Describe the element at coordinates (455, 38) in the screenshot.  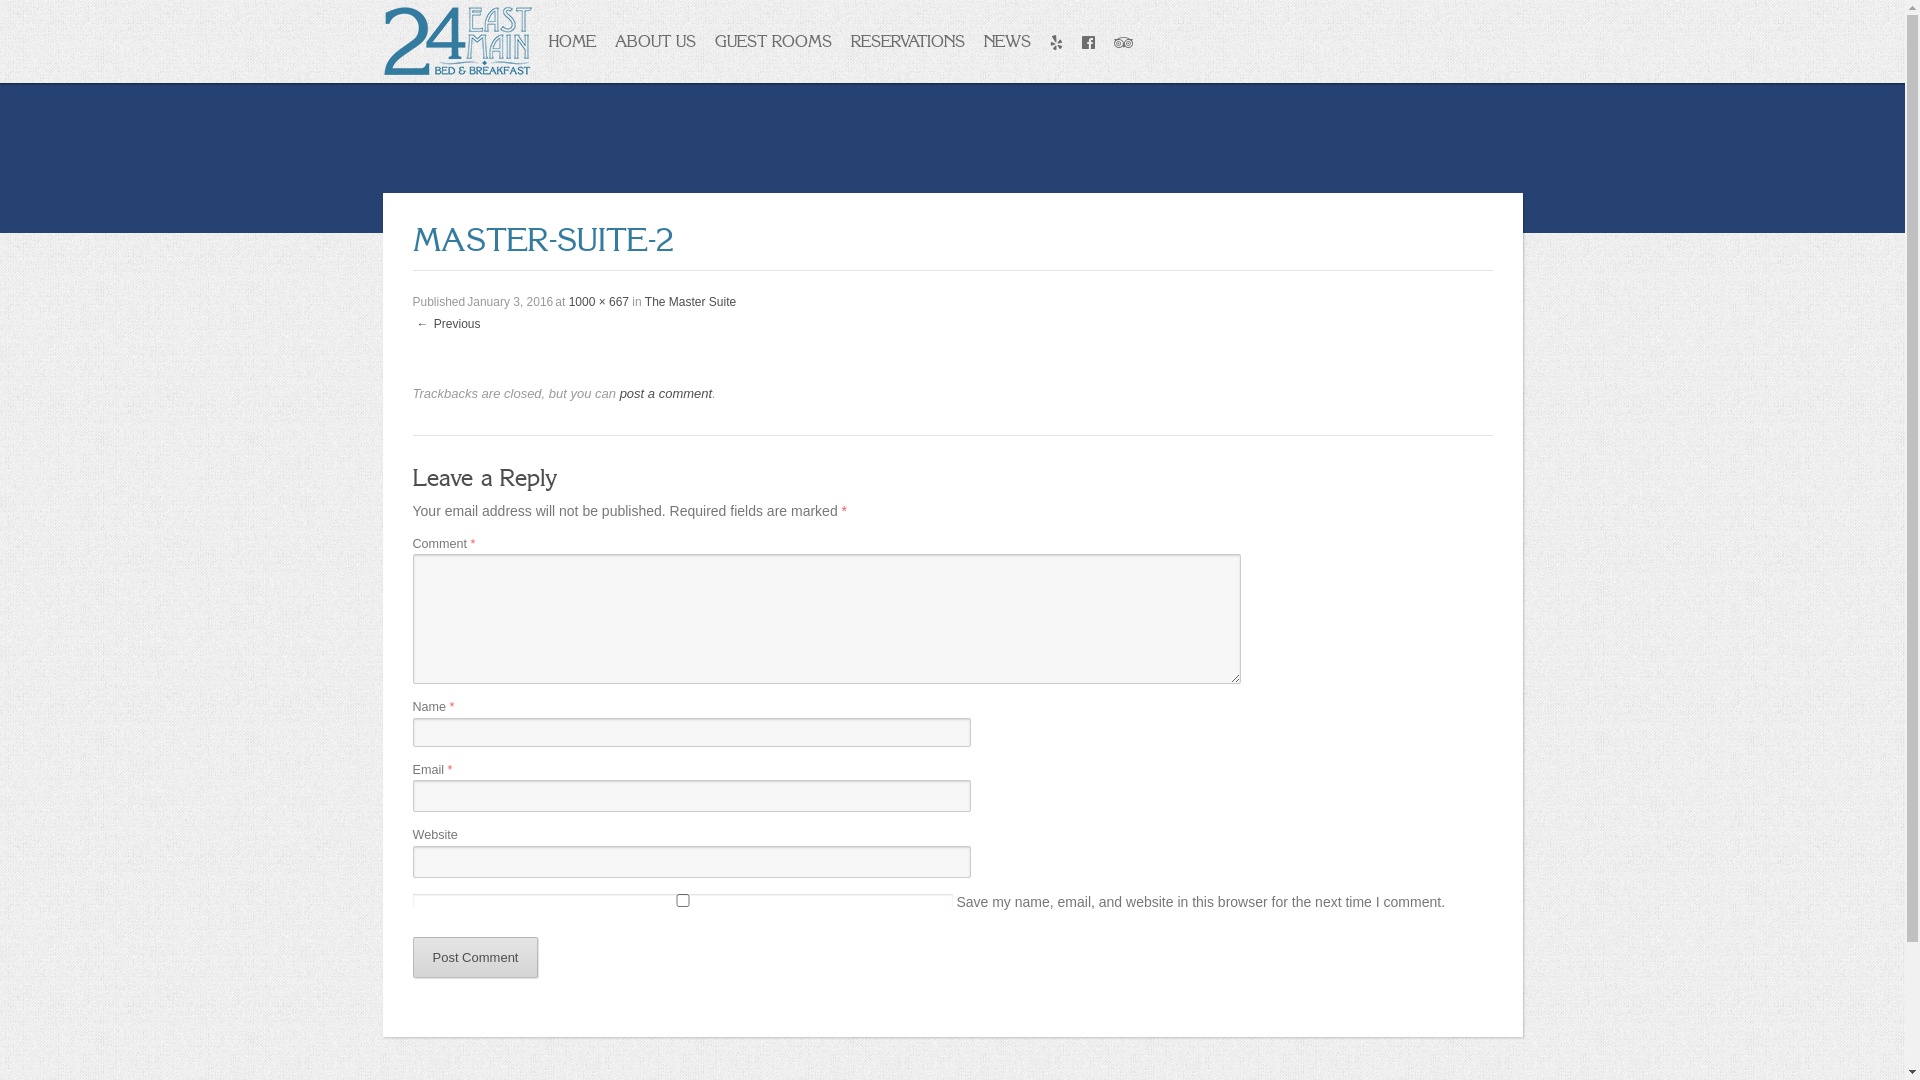
I see `'24 East Main'` at that location.